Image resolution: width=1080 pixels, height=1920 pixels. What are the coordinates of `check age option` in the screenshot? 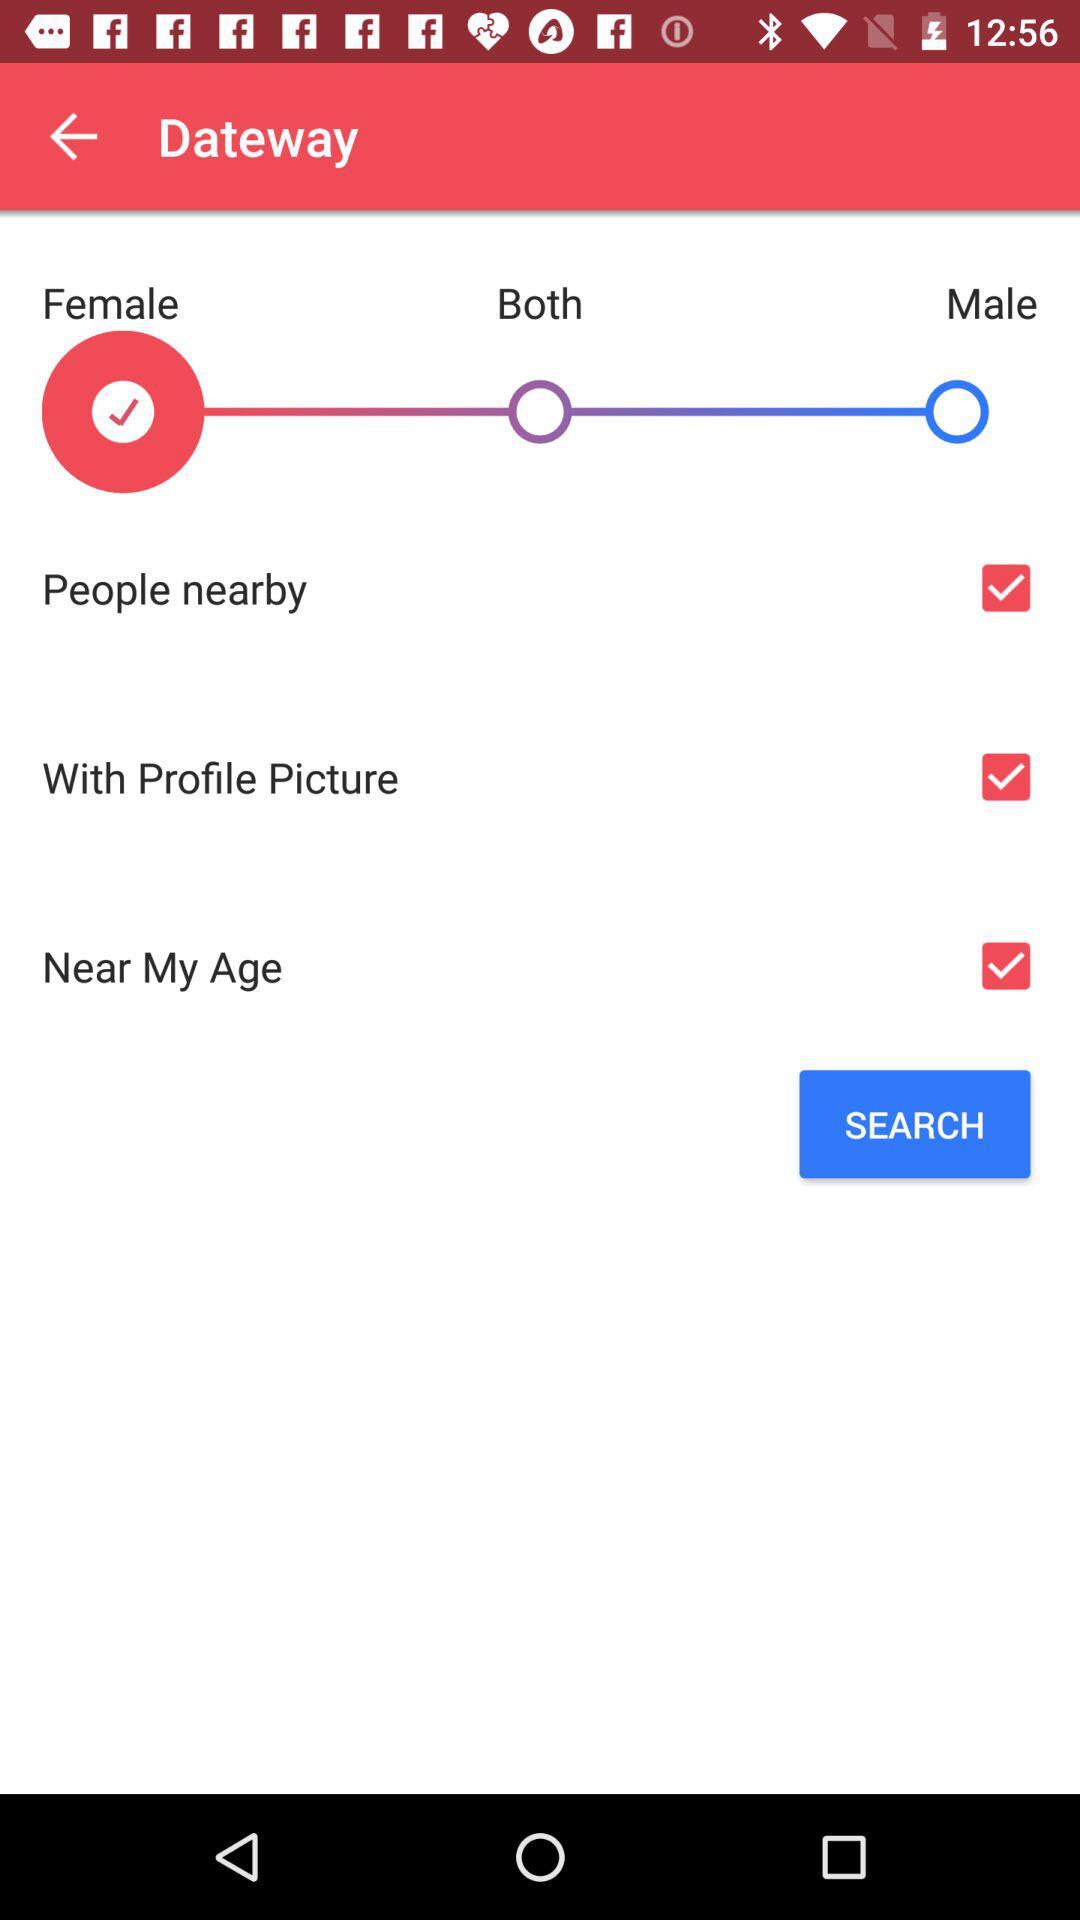 It's located at (1005, 965).